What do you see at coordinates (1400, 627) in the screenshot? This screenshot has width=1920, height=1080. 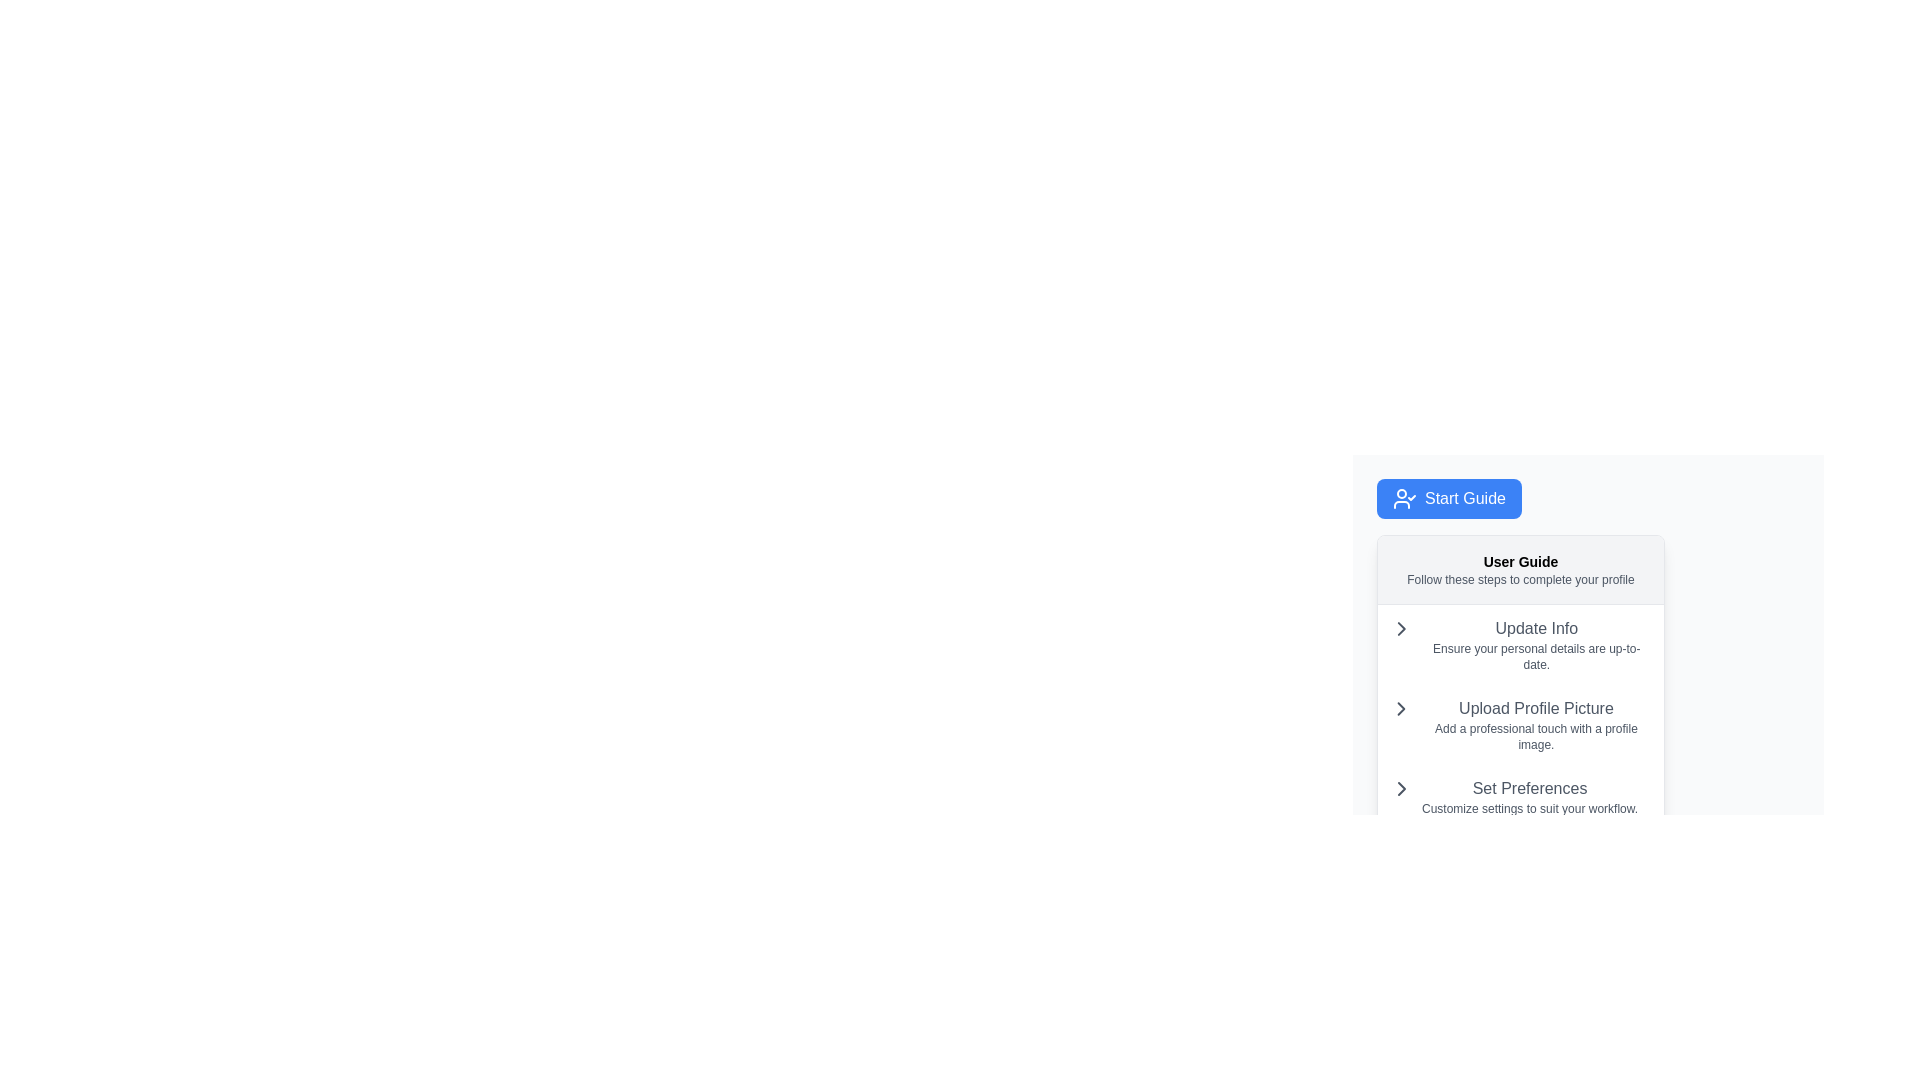 I see `the chevron icon located to the left of the 'Update Info' text in the 'User Guide' card section to observe its visual change` at bounding box center [1400, 627].